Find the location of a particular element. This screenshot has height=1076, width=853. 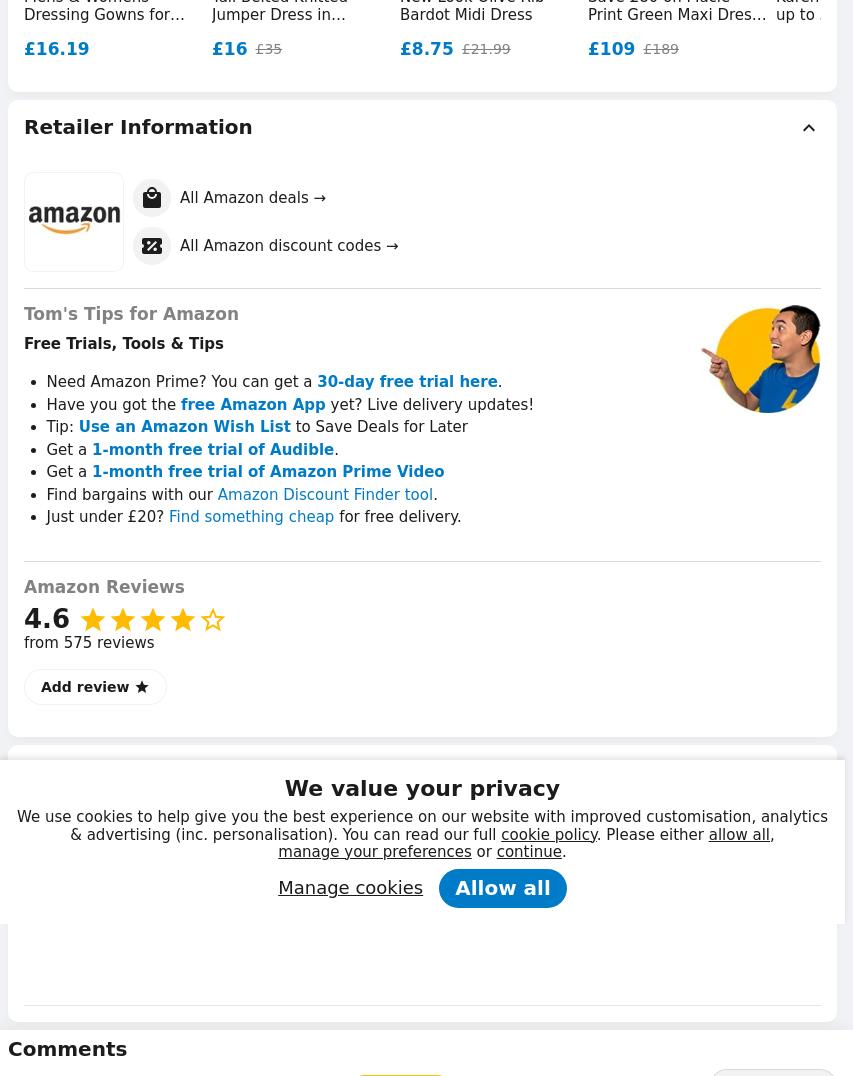

'£35' is located at coordinates (267, 48).